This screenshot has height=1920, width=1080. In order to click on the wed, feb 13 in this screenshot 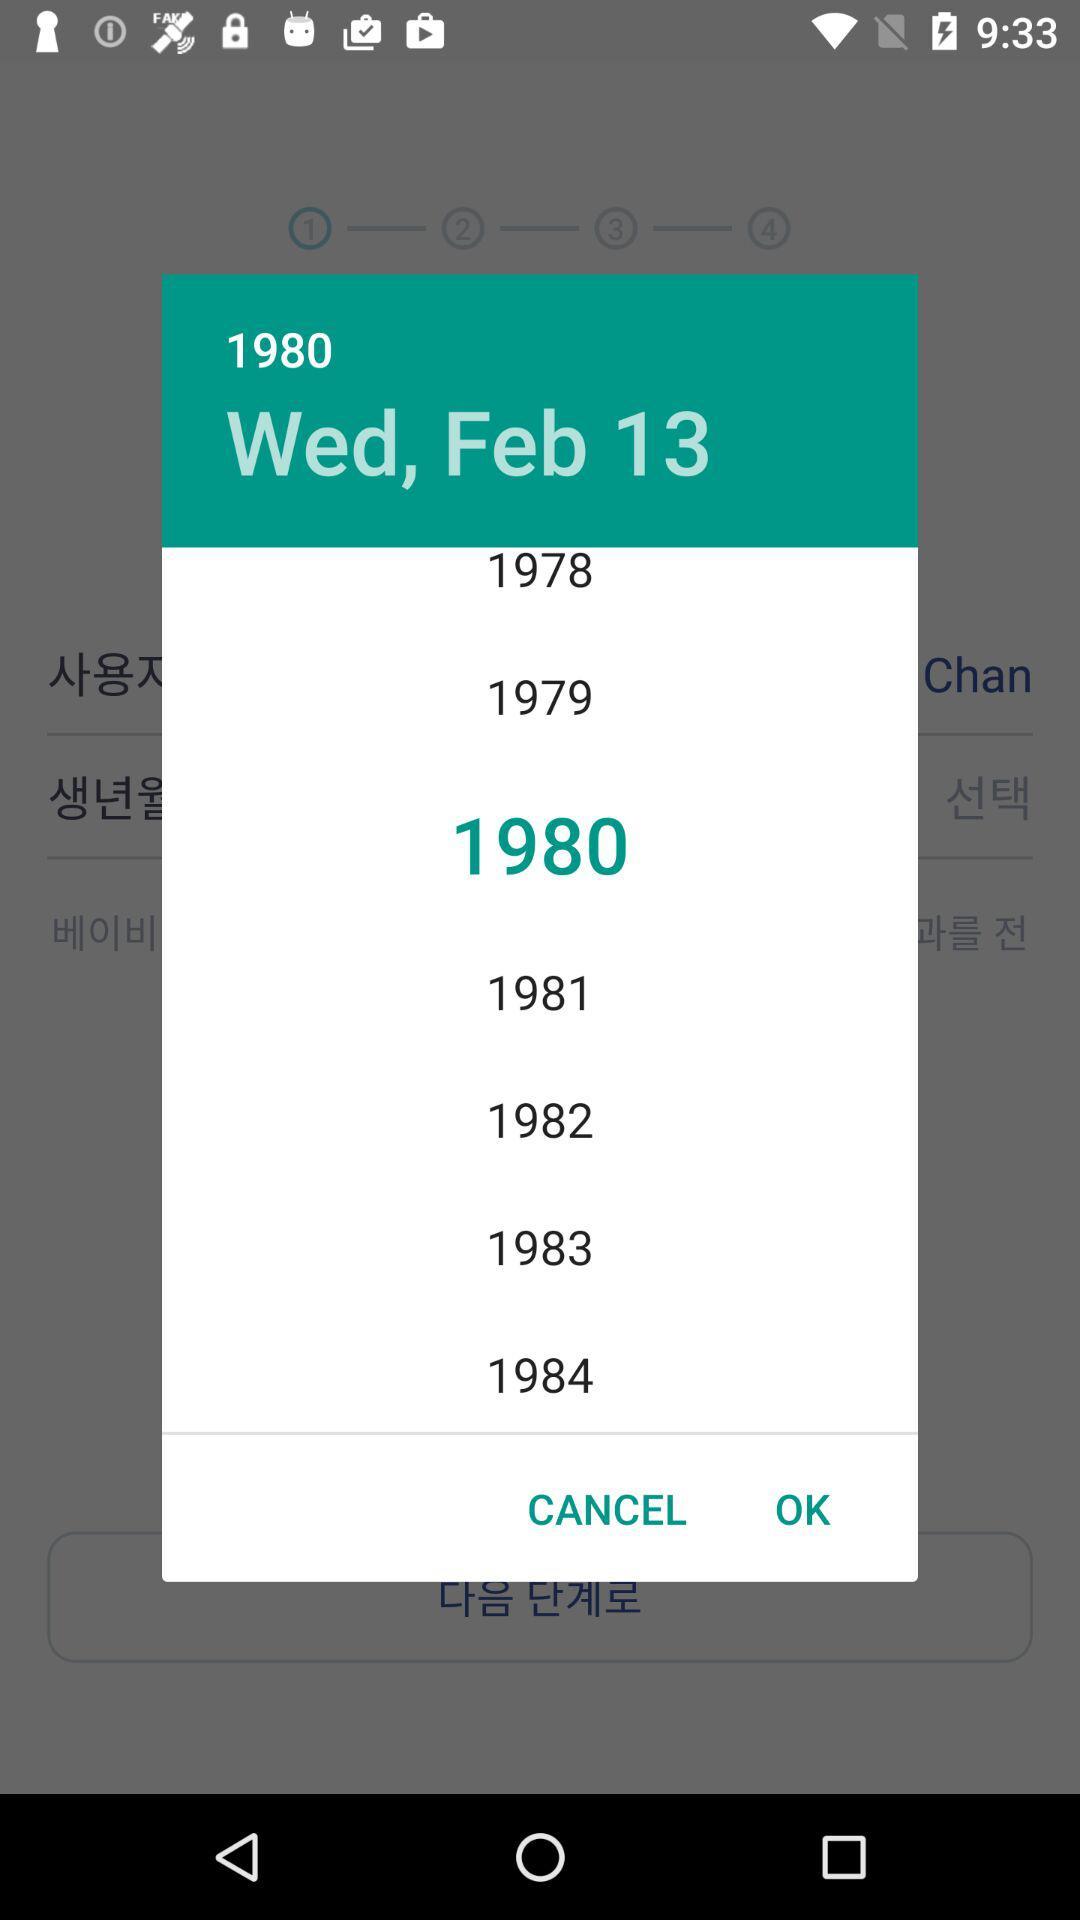, I will do `click(469, 439)`.